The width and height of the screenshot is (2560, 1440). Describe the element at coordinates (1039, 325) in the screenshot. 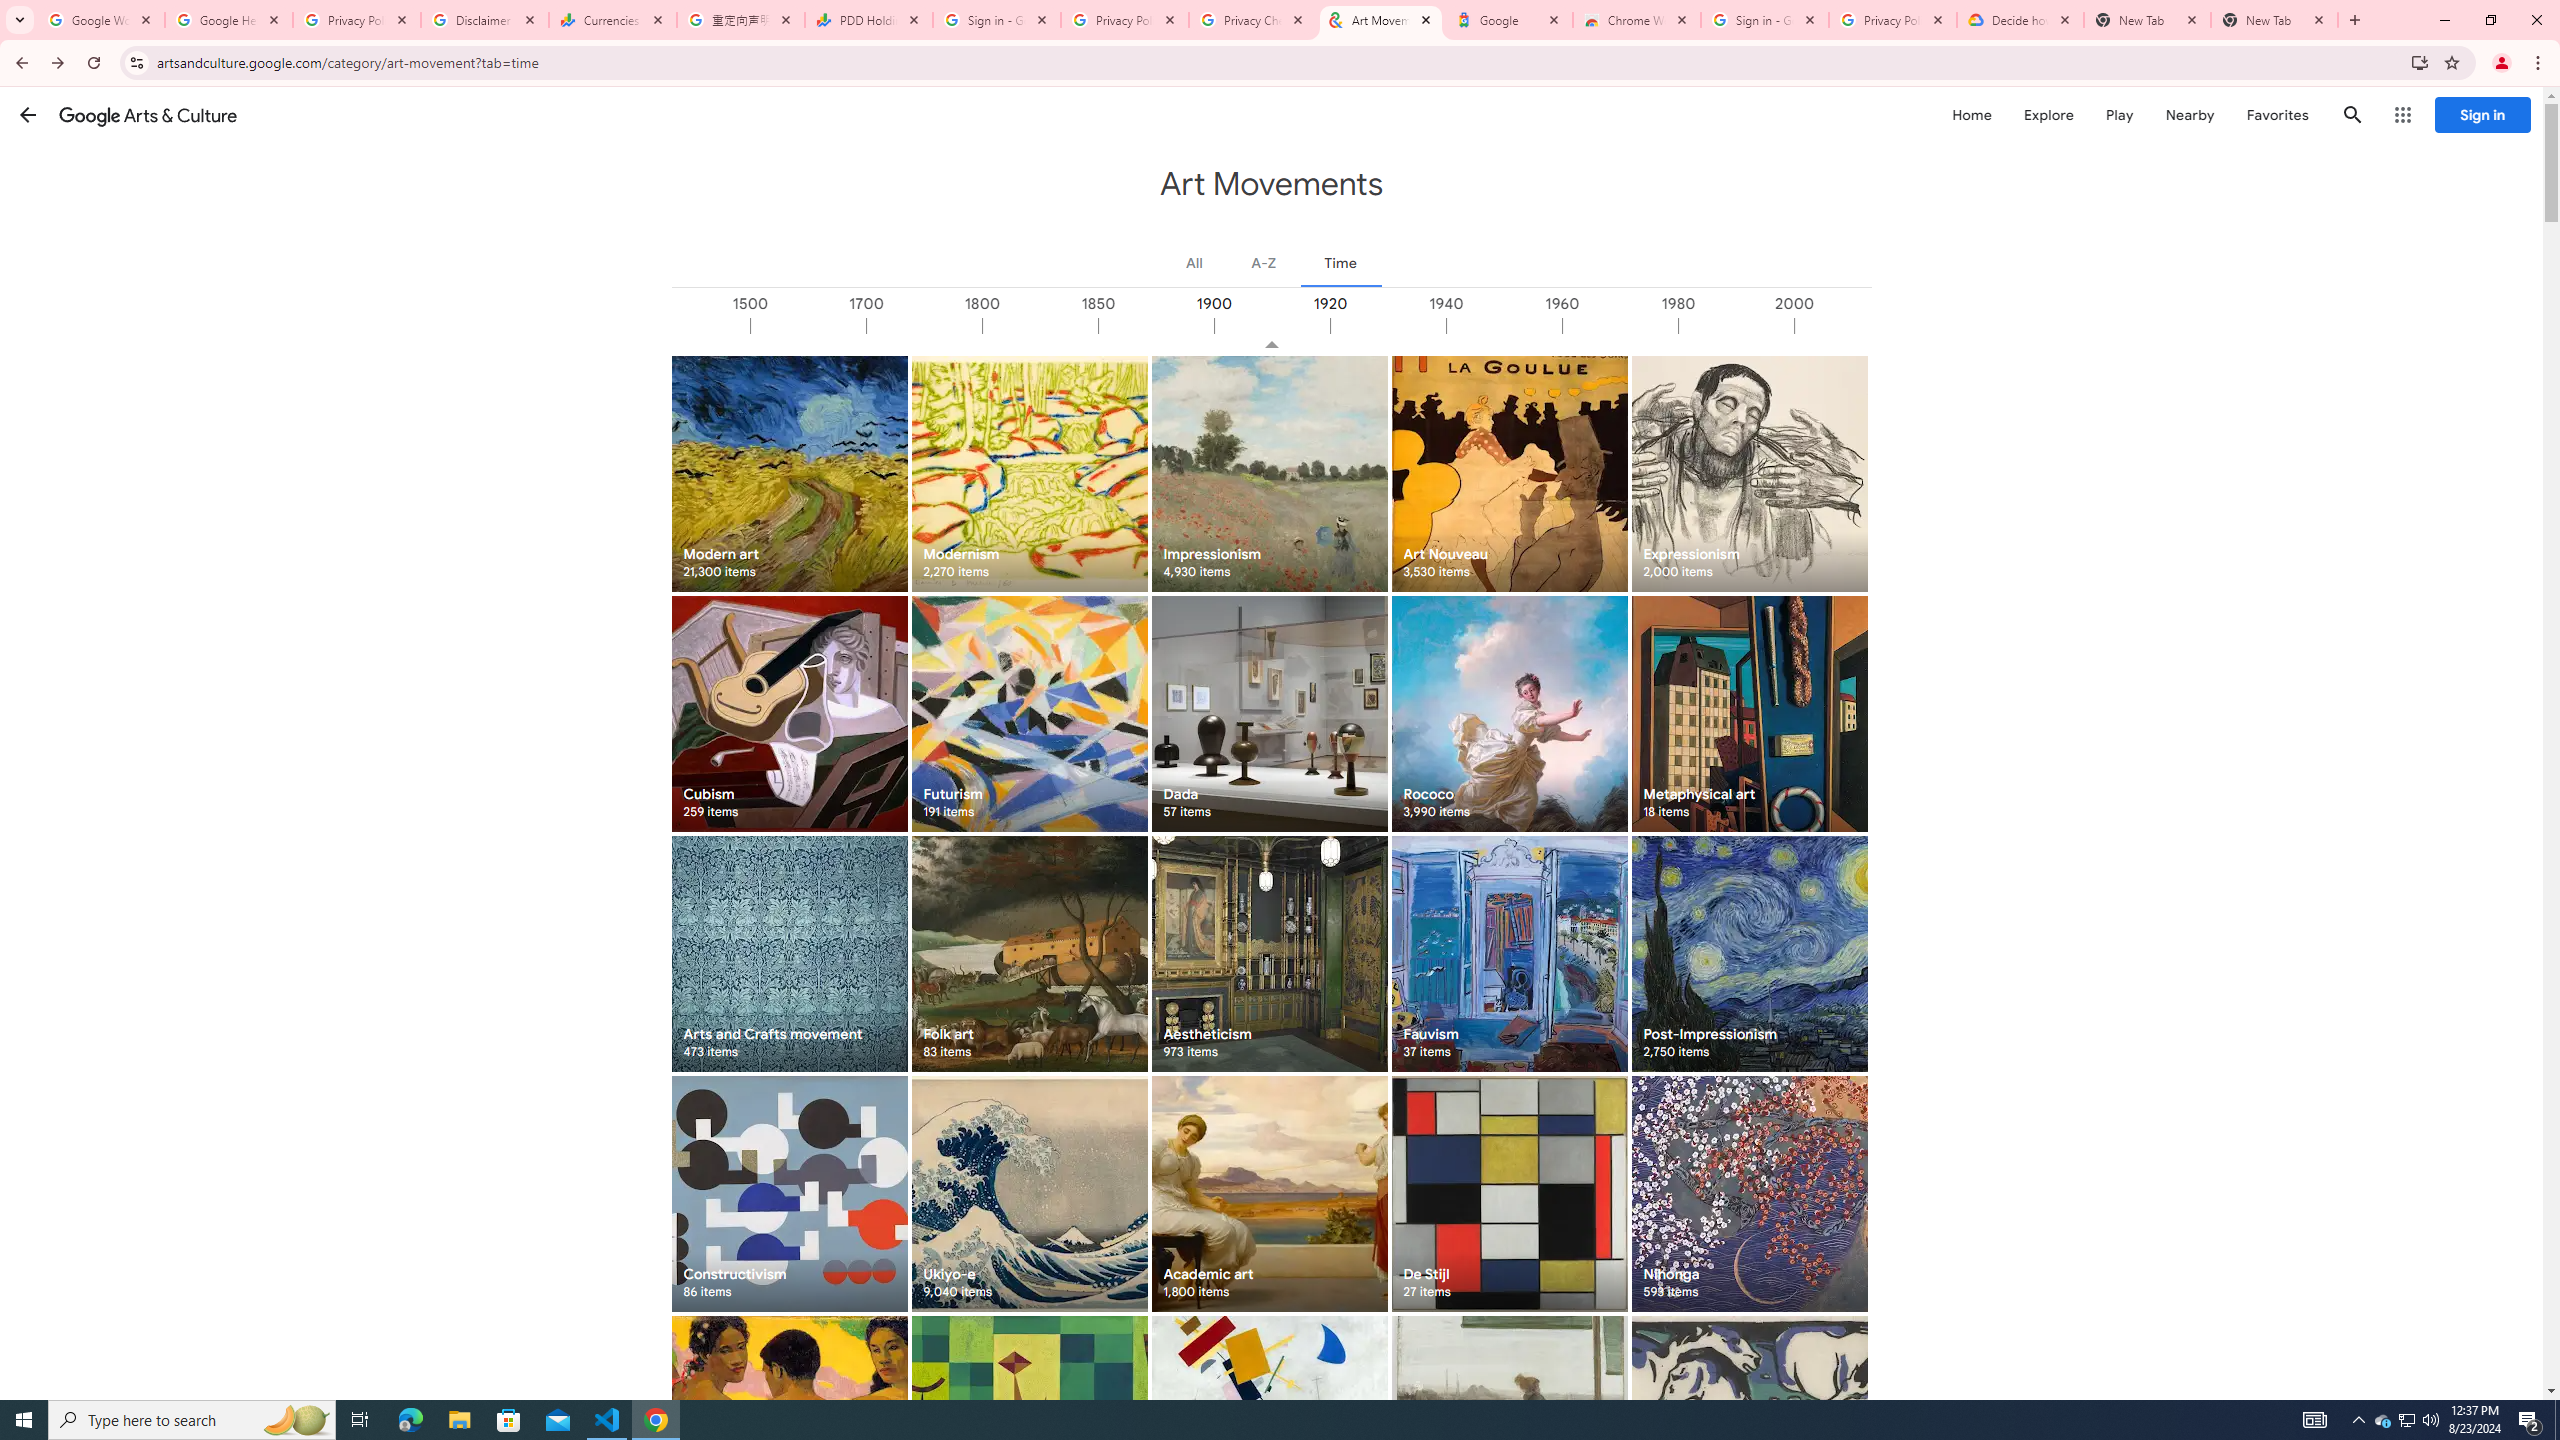

I see `'1800'` at that location.